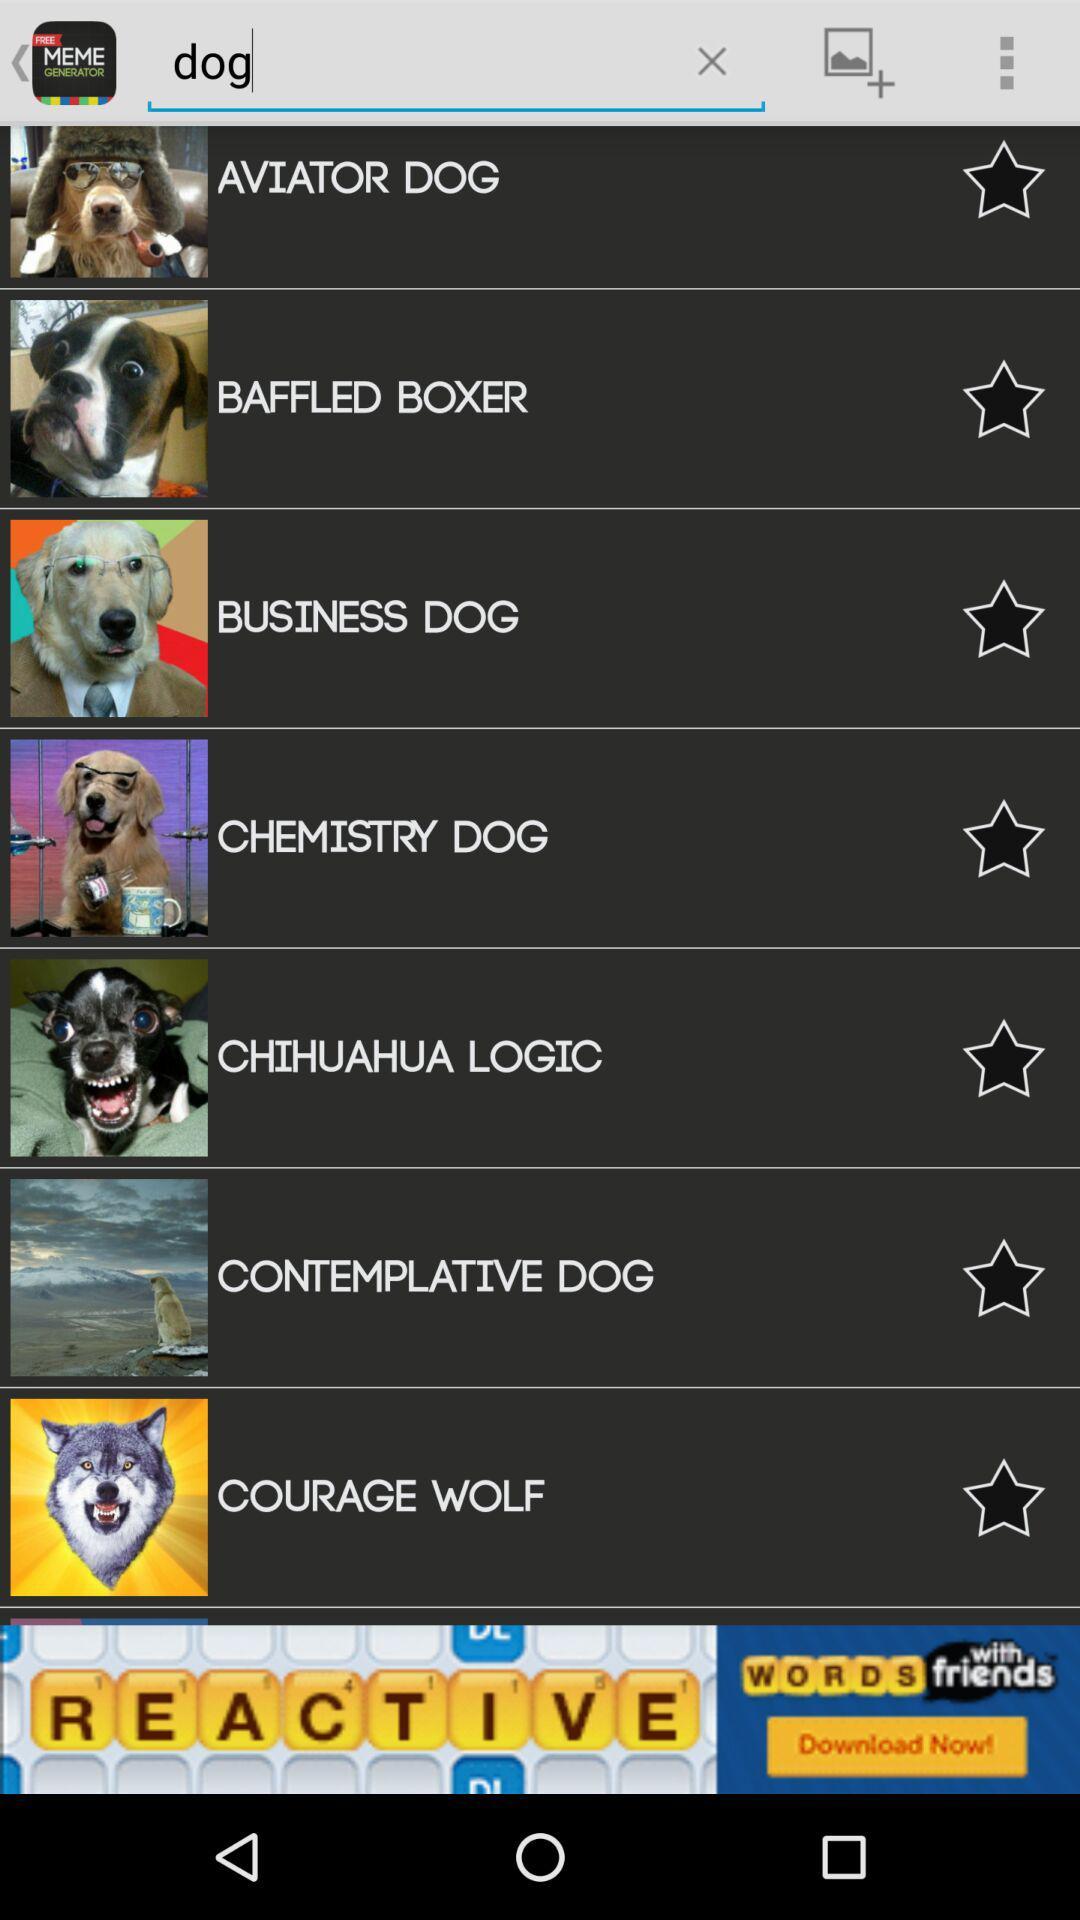  Describe the element at coordinates (406, 61) in the screenshot. I see `text field` at that location.